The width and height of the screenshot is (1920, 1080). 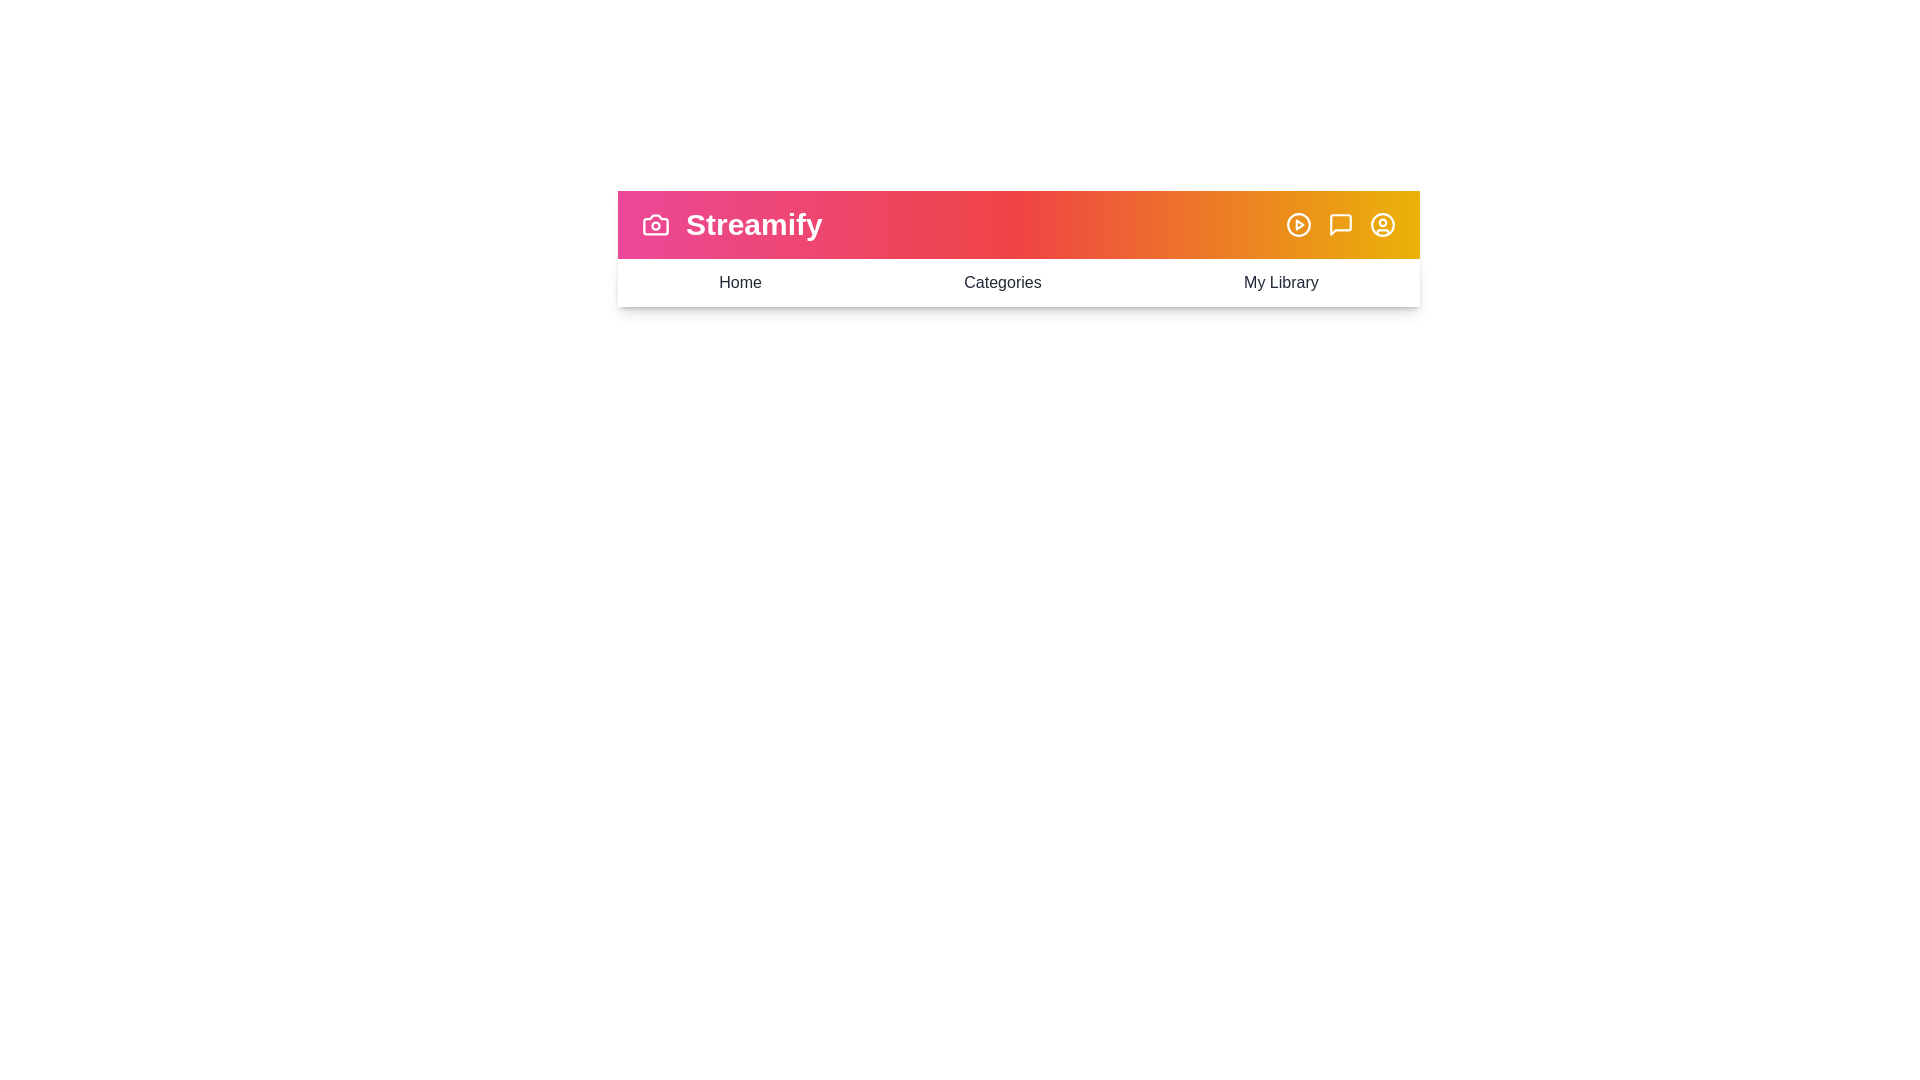 What do you see at coordinates (1381, 224) in the screenshot?
I see `the UserCircle icon to trigger its associated functionality` at bounding box center [1381, 224].